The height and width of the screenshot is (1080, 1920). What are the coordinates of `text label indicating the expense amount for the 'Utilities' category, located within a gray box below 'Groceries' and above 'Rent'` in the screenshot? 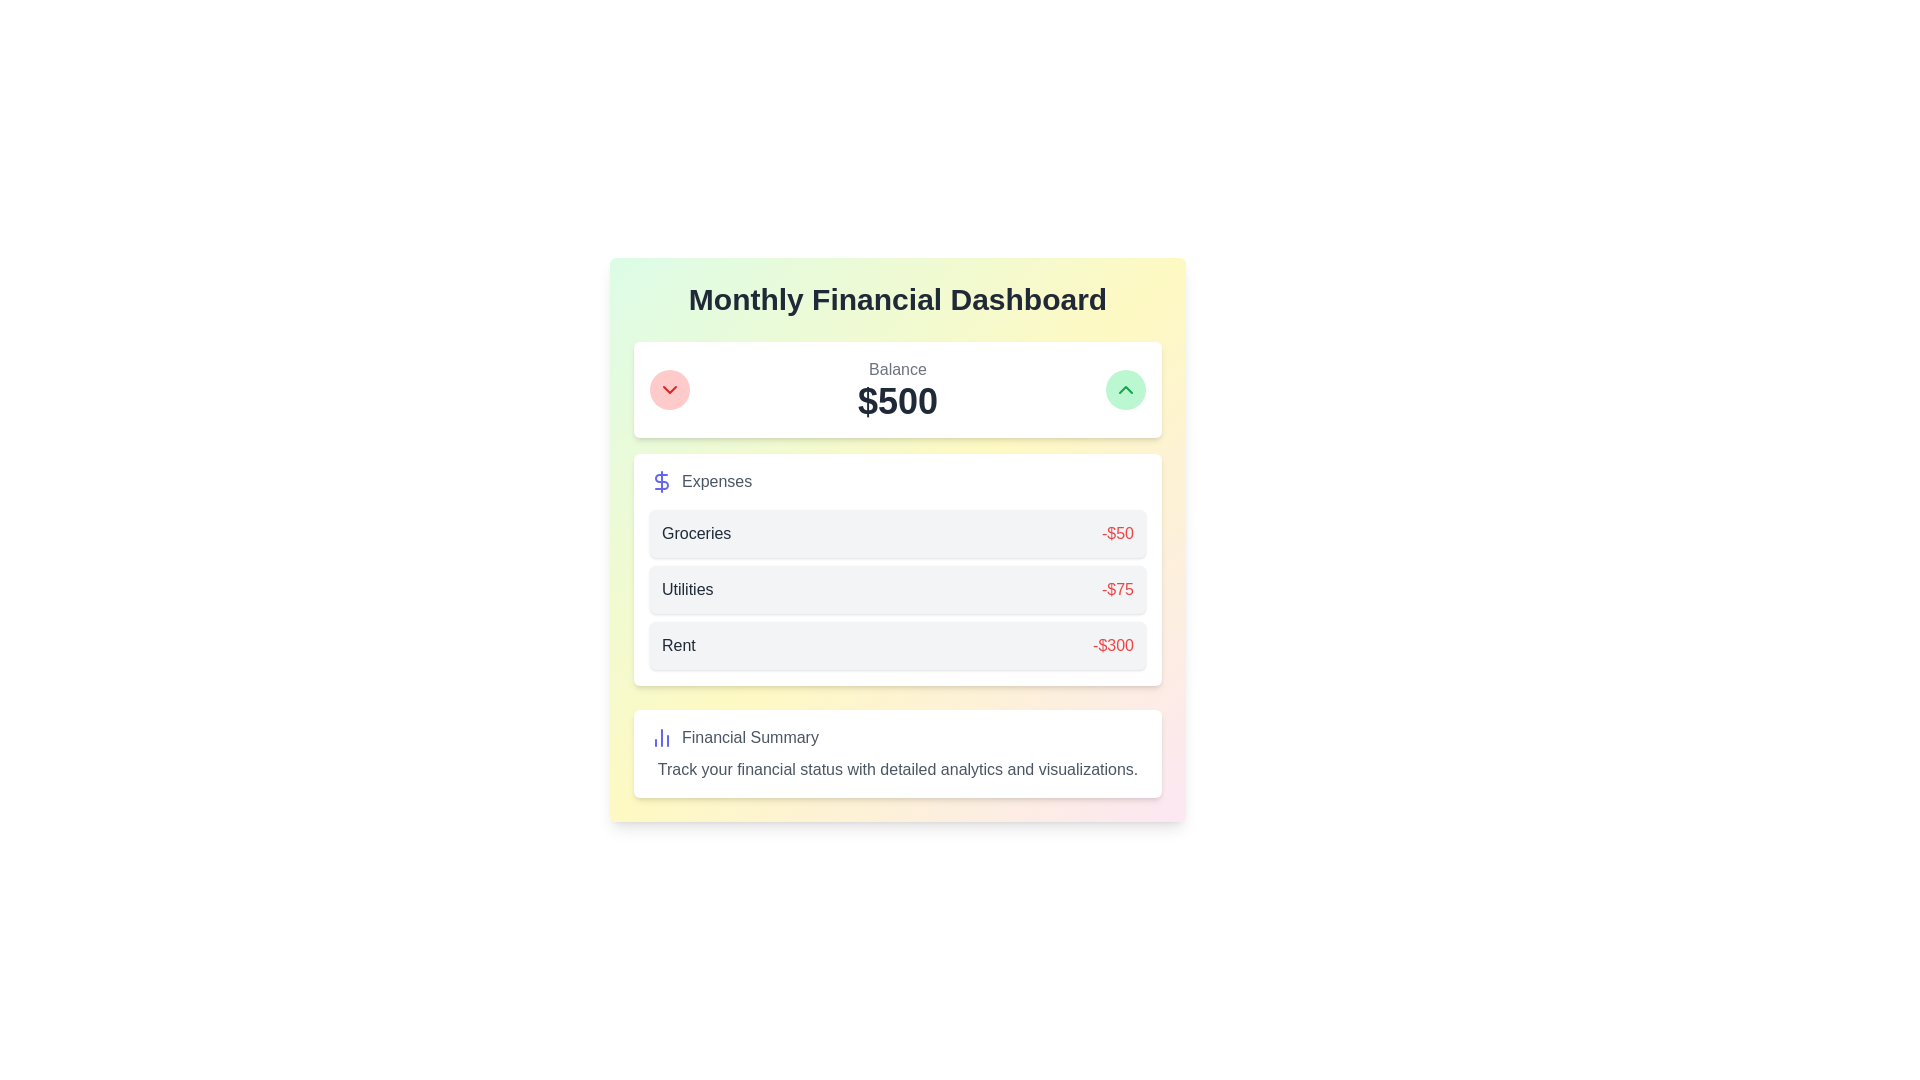 It's located at (1117, 589).